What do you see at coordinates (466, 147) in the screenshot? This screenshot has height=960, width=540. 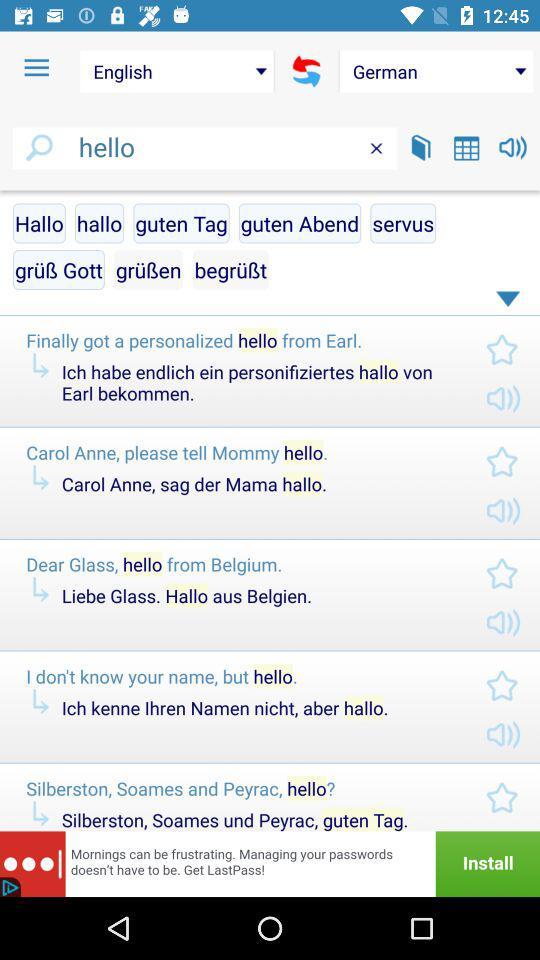 I see `item below german icon` at bounding box center [466, 147].